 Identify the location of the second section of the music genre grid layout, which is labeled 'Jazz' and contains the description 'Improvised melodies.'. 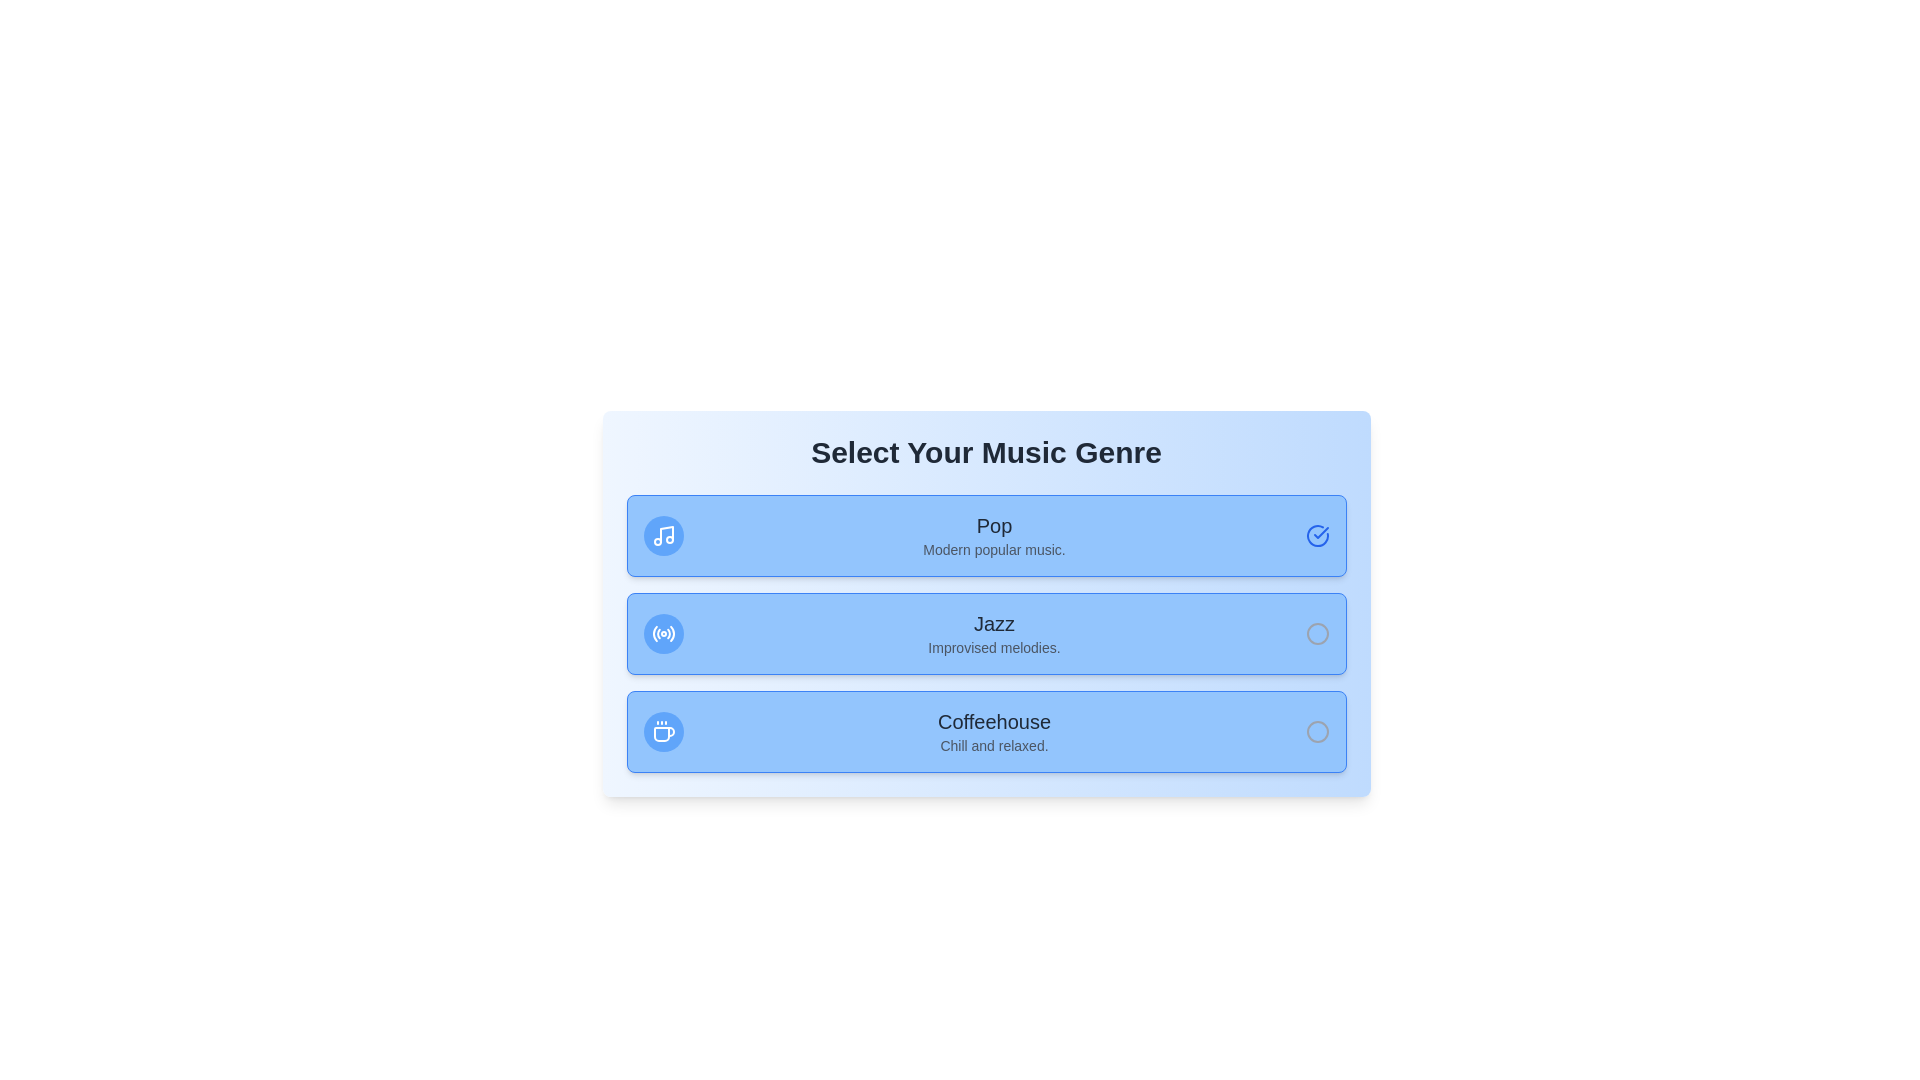
(986, 633).